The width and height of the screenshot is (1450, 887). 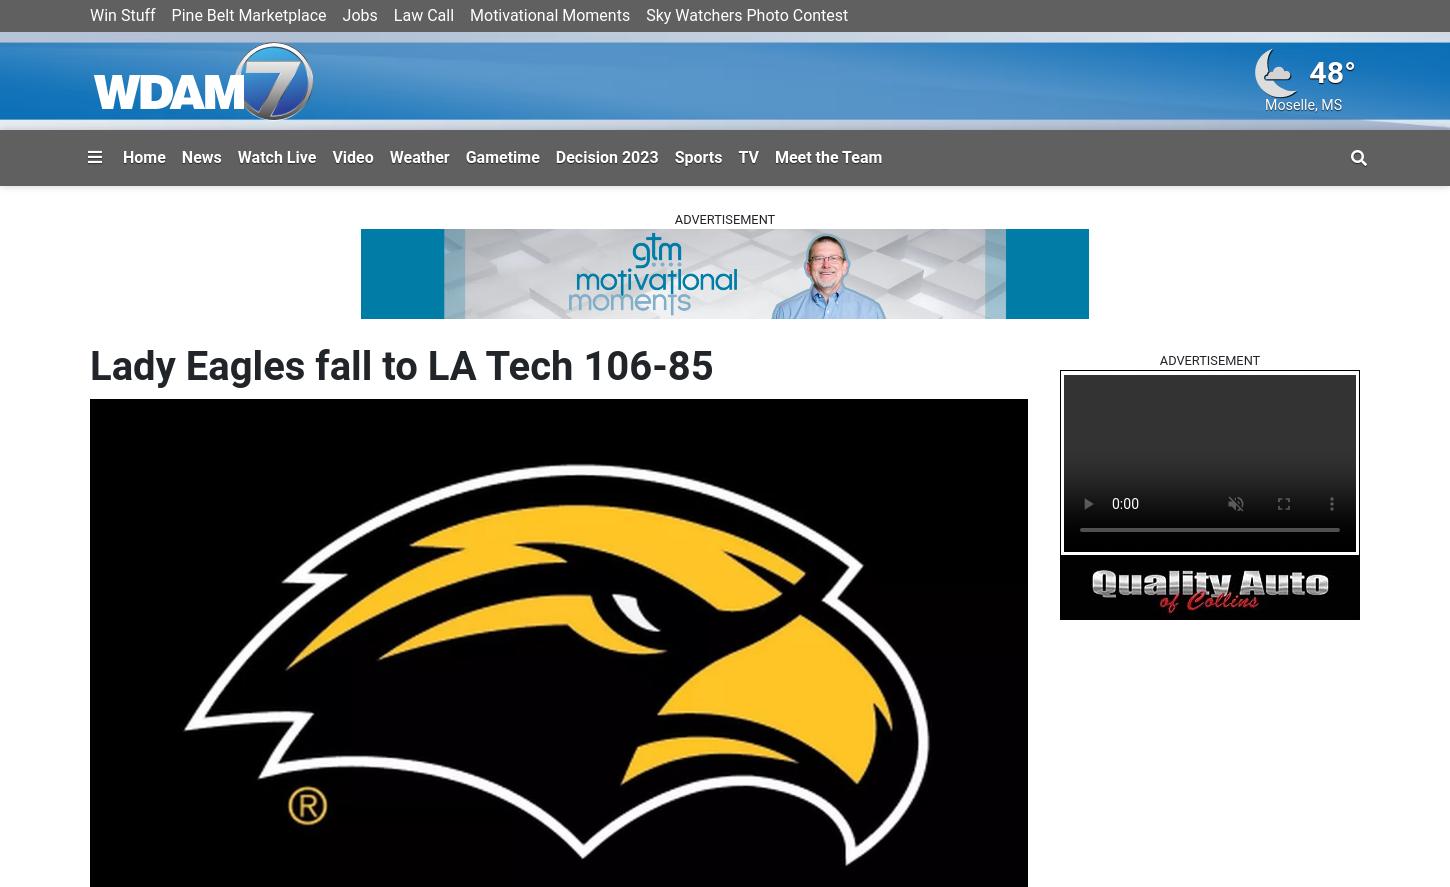 I want to click on 'TV', so click(x=748, y=155).